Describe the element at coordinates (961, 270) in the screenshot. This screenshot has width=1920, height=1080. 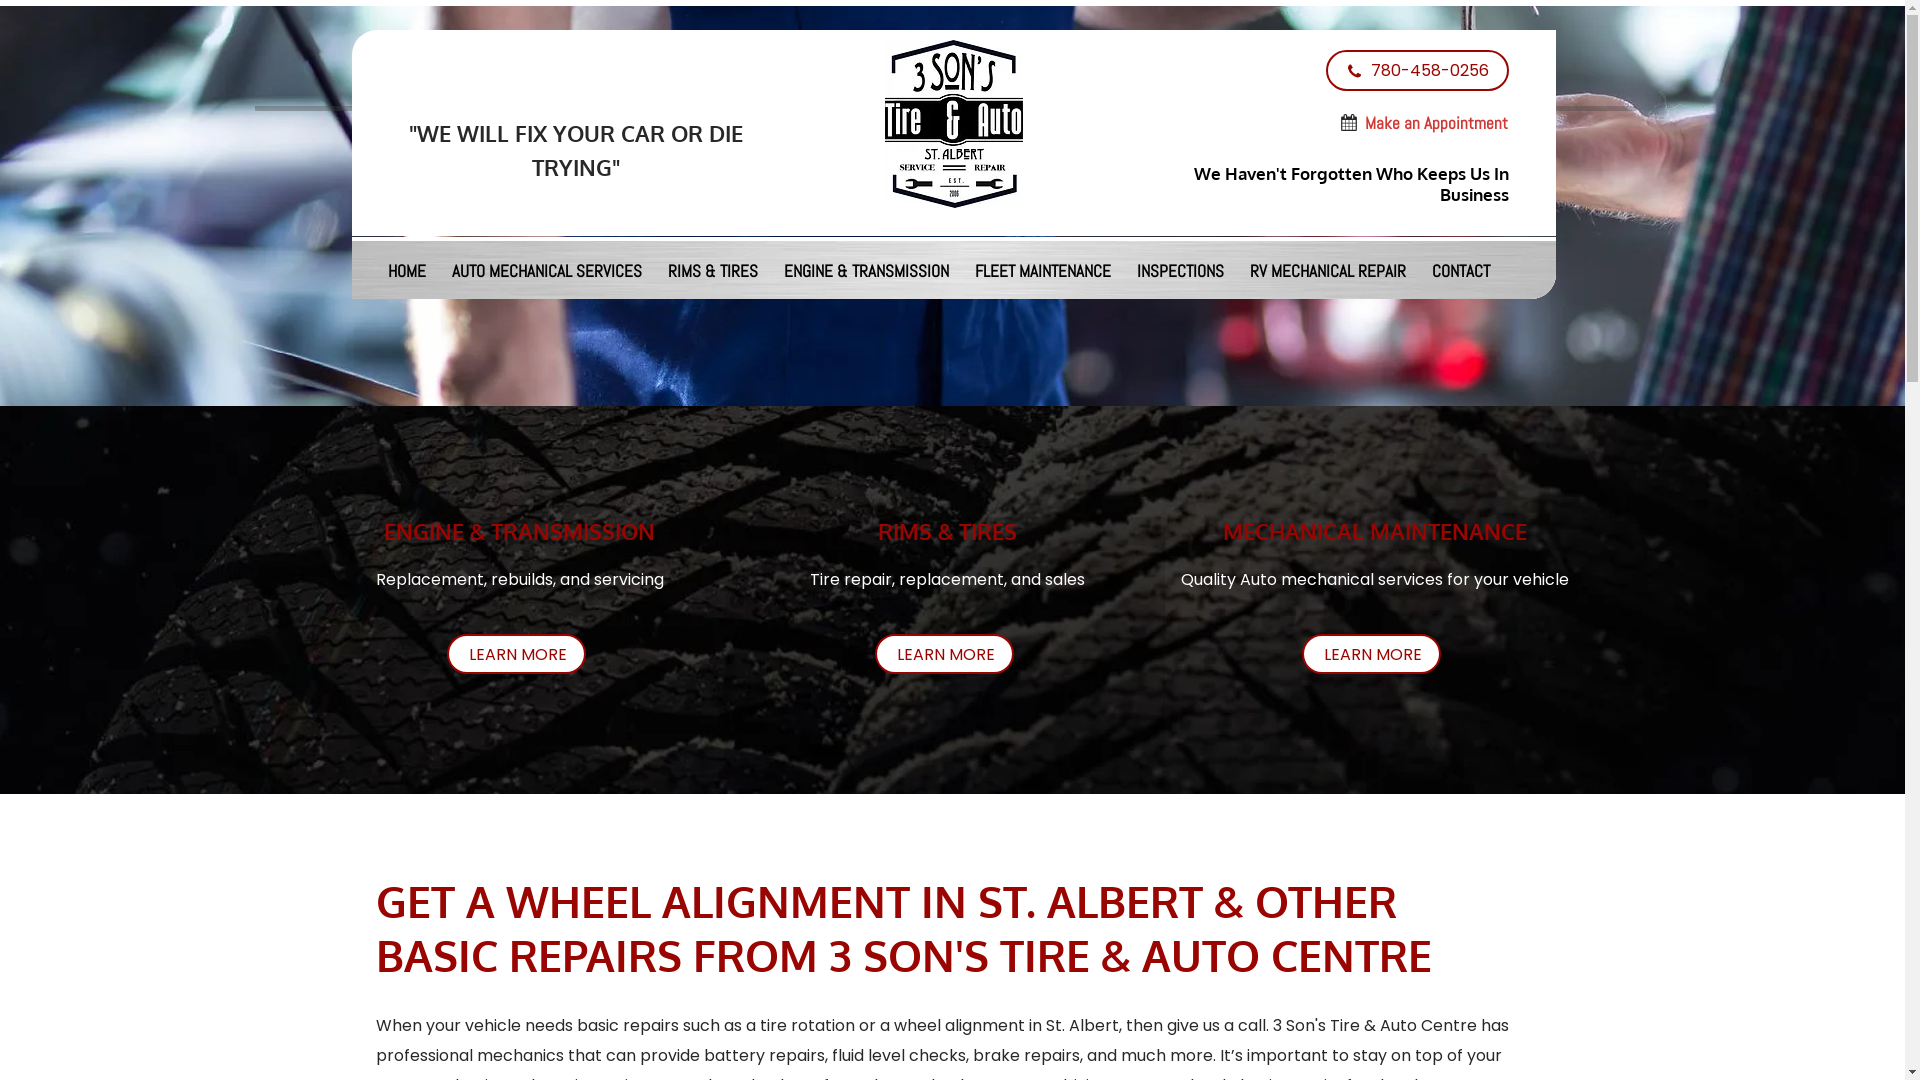
I see `'FLEET MAINTENANCE'` at that location.